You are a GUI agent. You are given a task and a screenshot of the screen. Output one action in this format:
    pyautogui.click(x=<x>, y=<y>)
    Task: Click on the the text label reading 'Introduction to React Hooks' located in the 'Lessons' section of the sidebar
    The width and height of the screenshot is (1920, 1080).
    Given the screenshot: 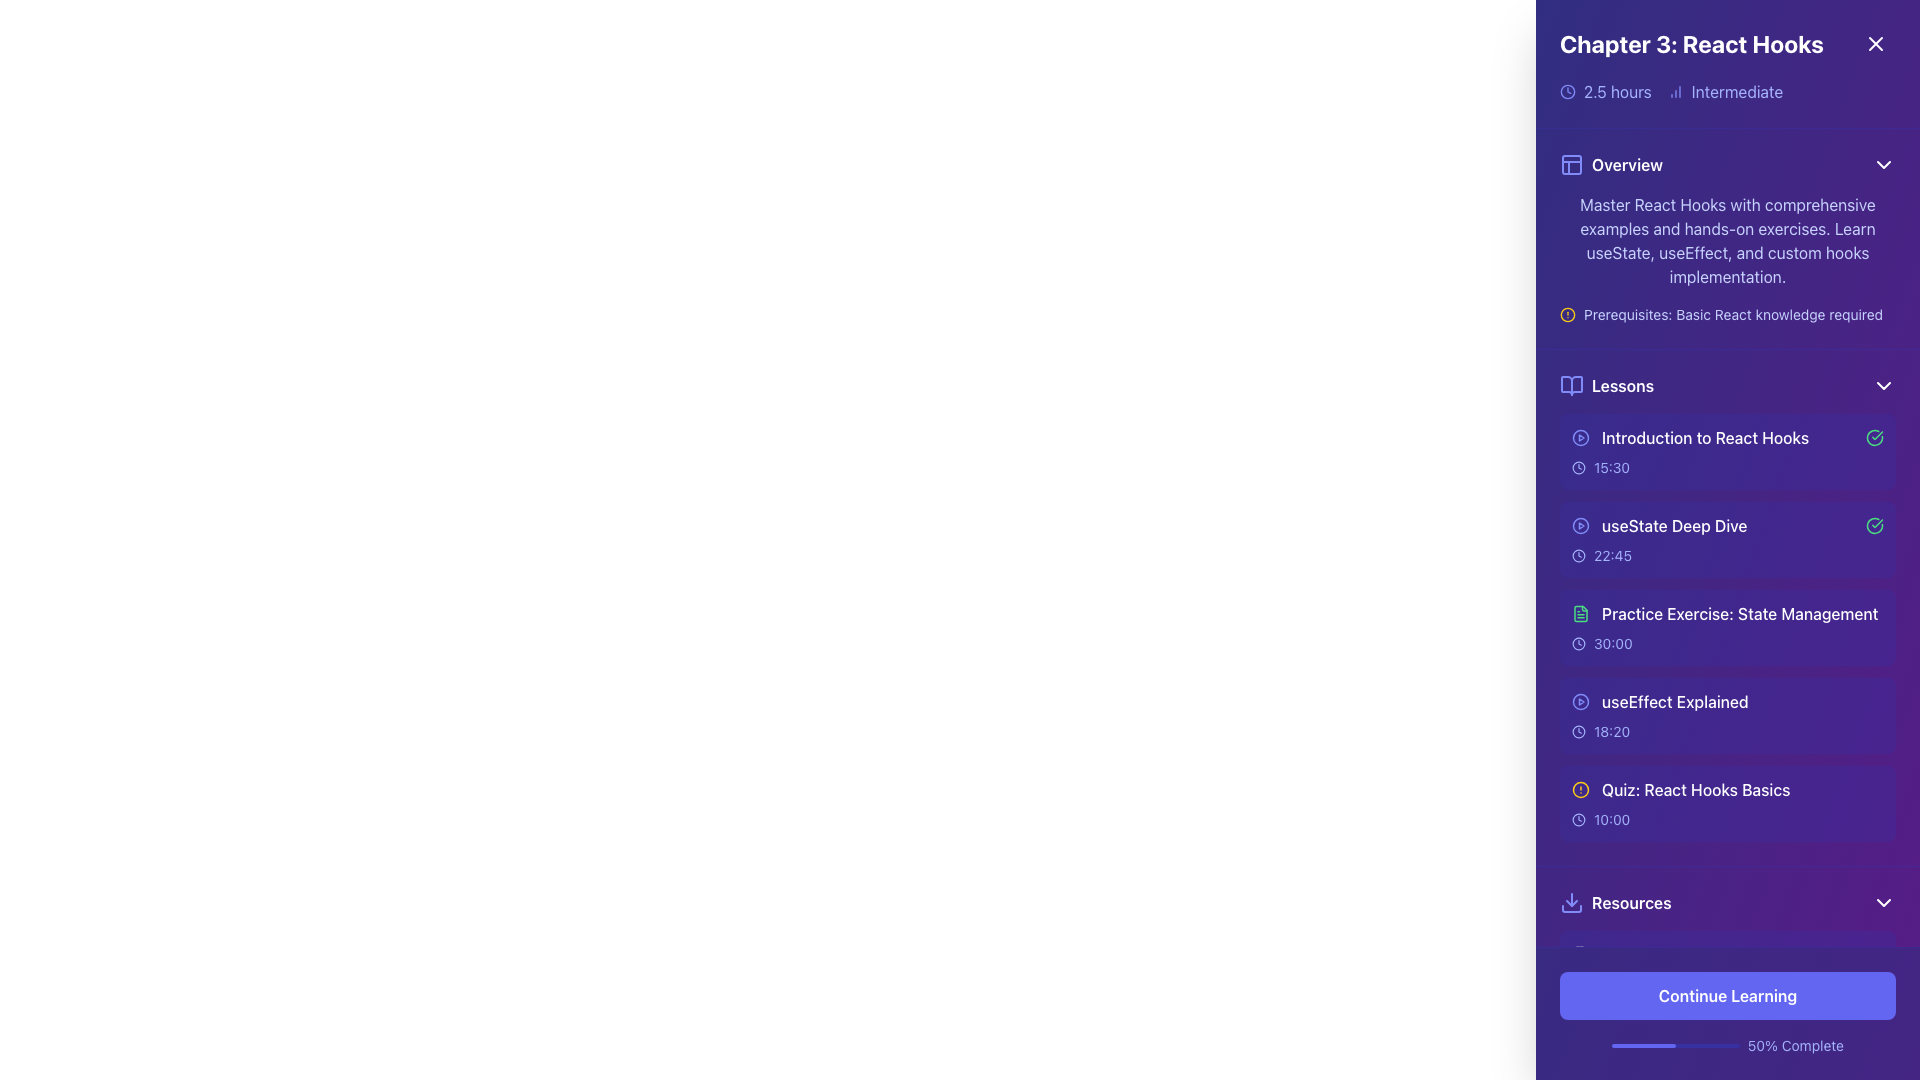 What is the action you would take?
    pyautogui.click(x=1689, y=437)
    